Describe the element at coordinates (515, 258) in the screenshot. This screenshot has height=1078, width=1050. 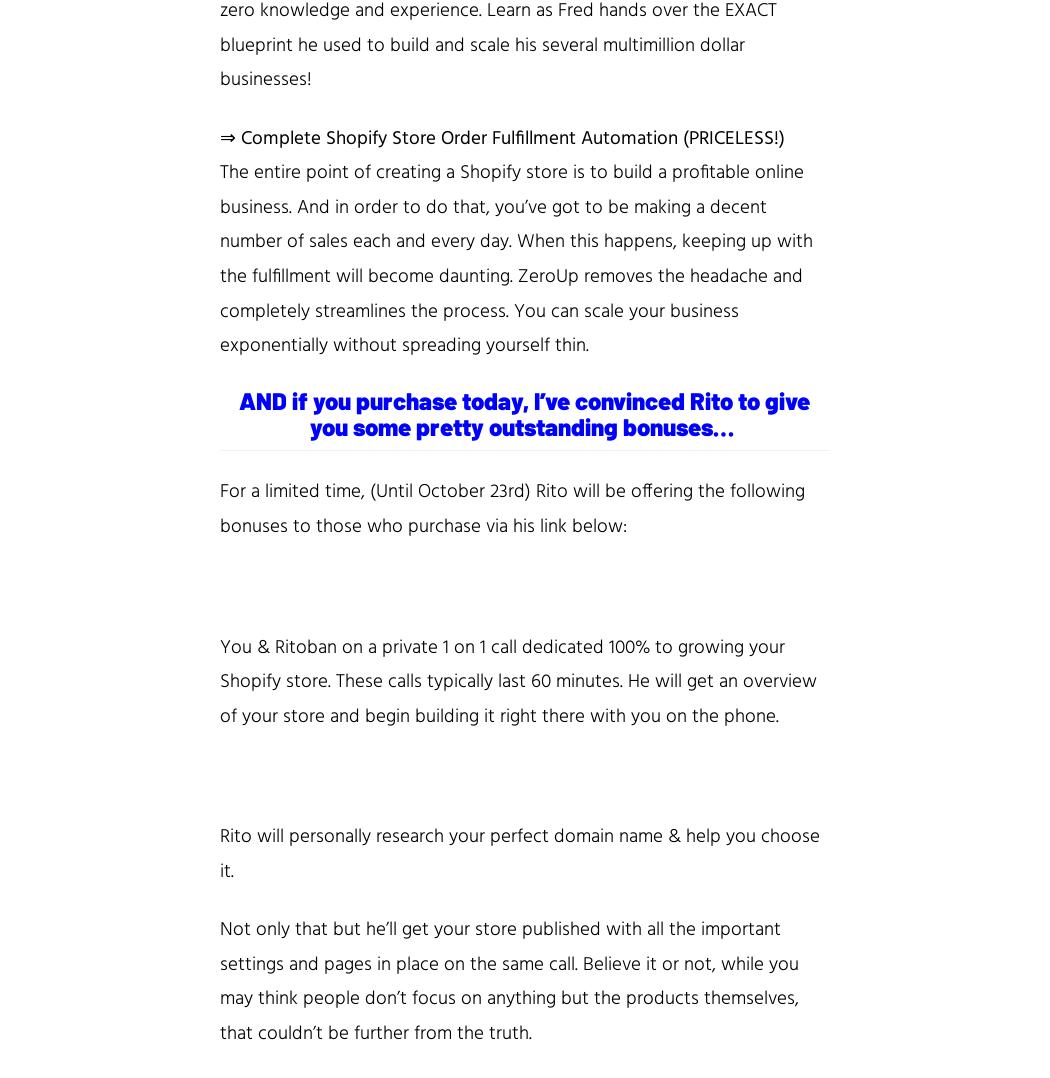
I see `'The entire point of creating a Shopify store is to build a profitable online business. And in order to do that, you’ve got to be making a decent number of sales each and every day. When this happens, keeping up with the fulfillment will become daunting. ZeroUp removes the headache and completely streamlines the process. You can scale your business exponentially without spreading yourself thin.'` at that location.